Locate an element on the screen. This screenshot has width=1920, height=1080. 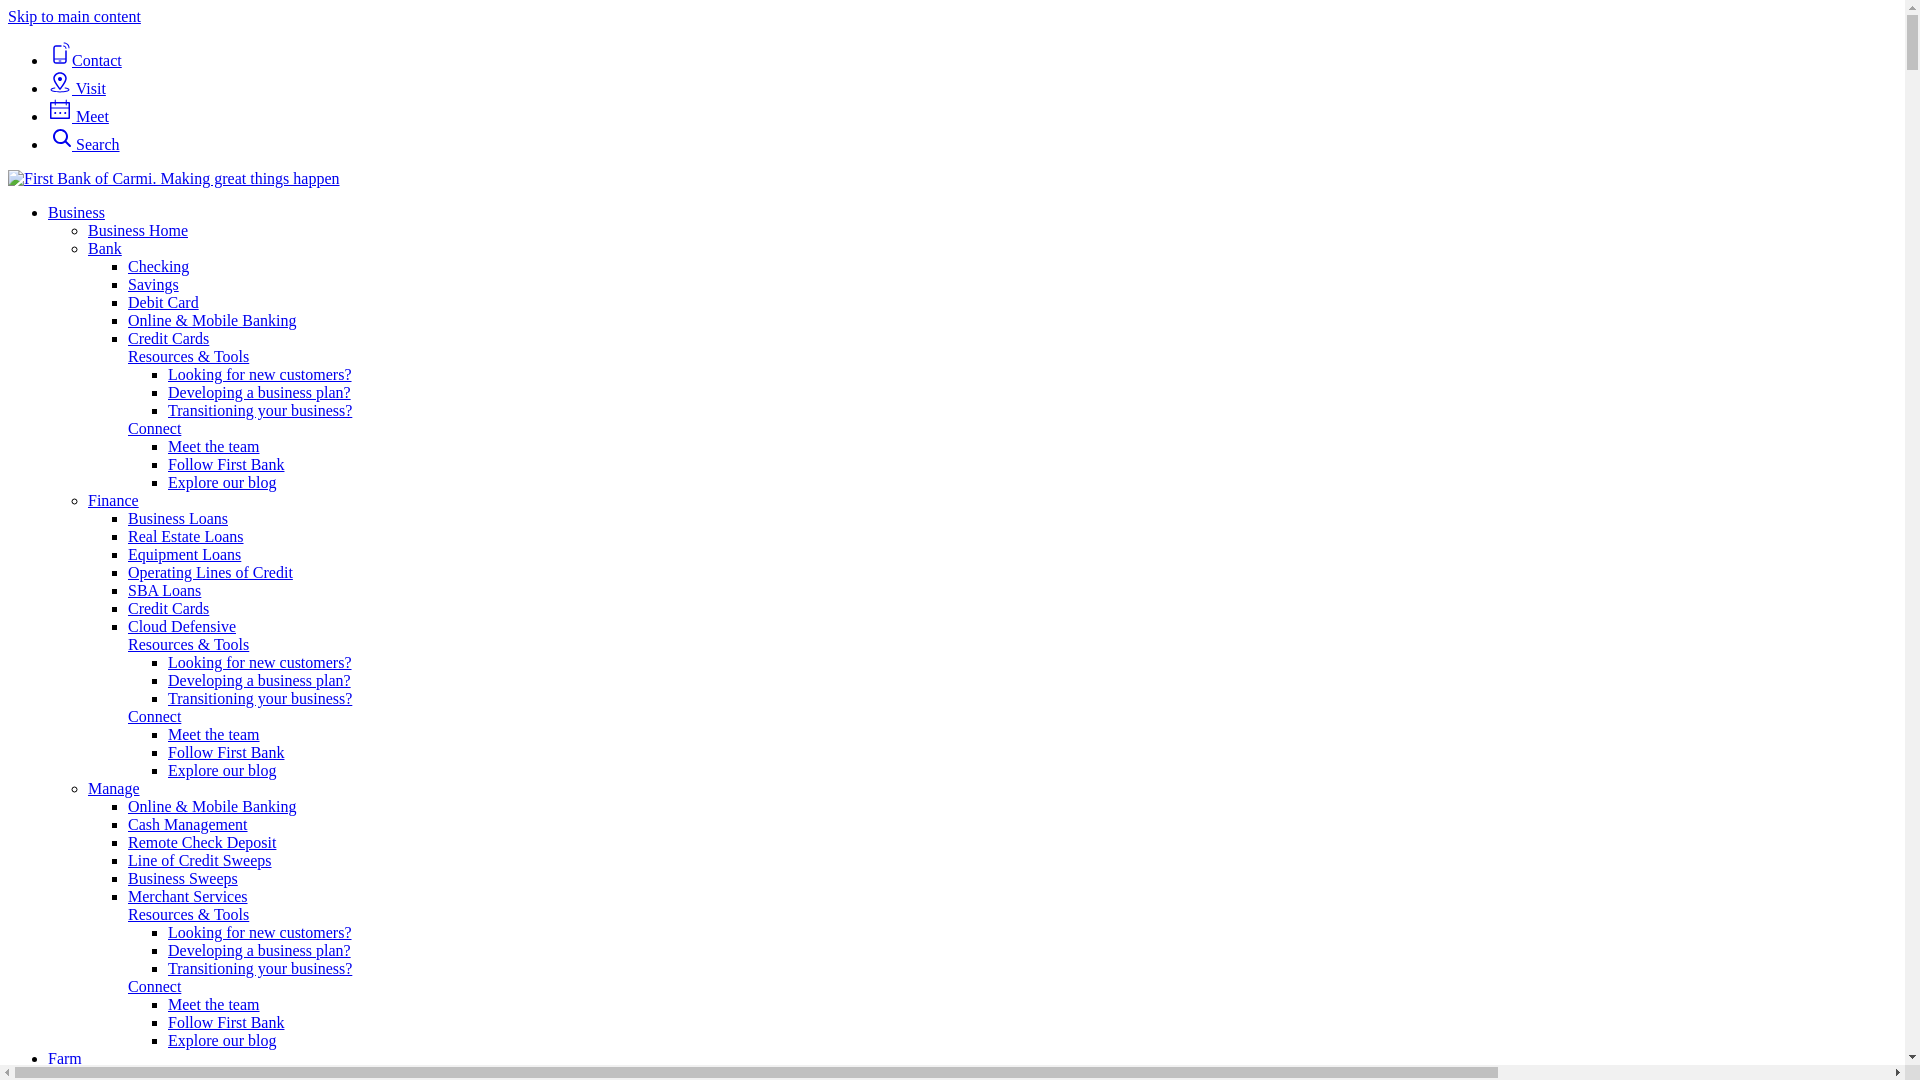
'Looking for new customers?' is located at coordinates (258, 932).